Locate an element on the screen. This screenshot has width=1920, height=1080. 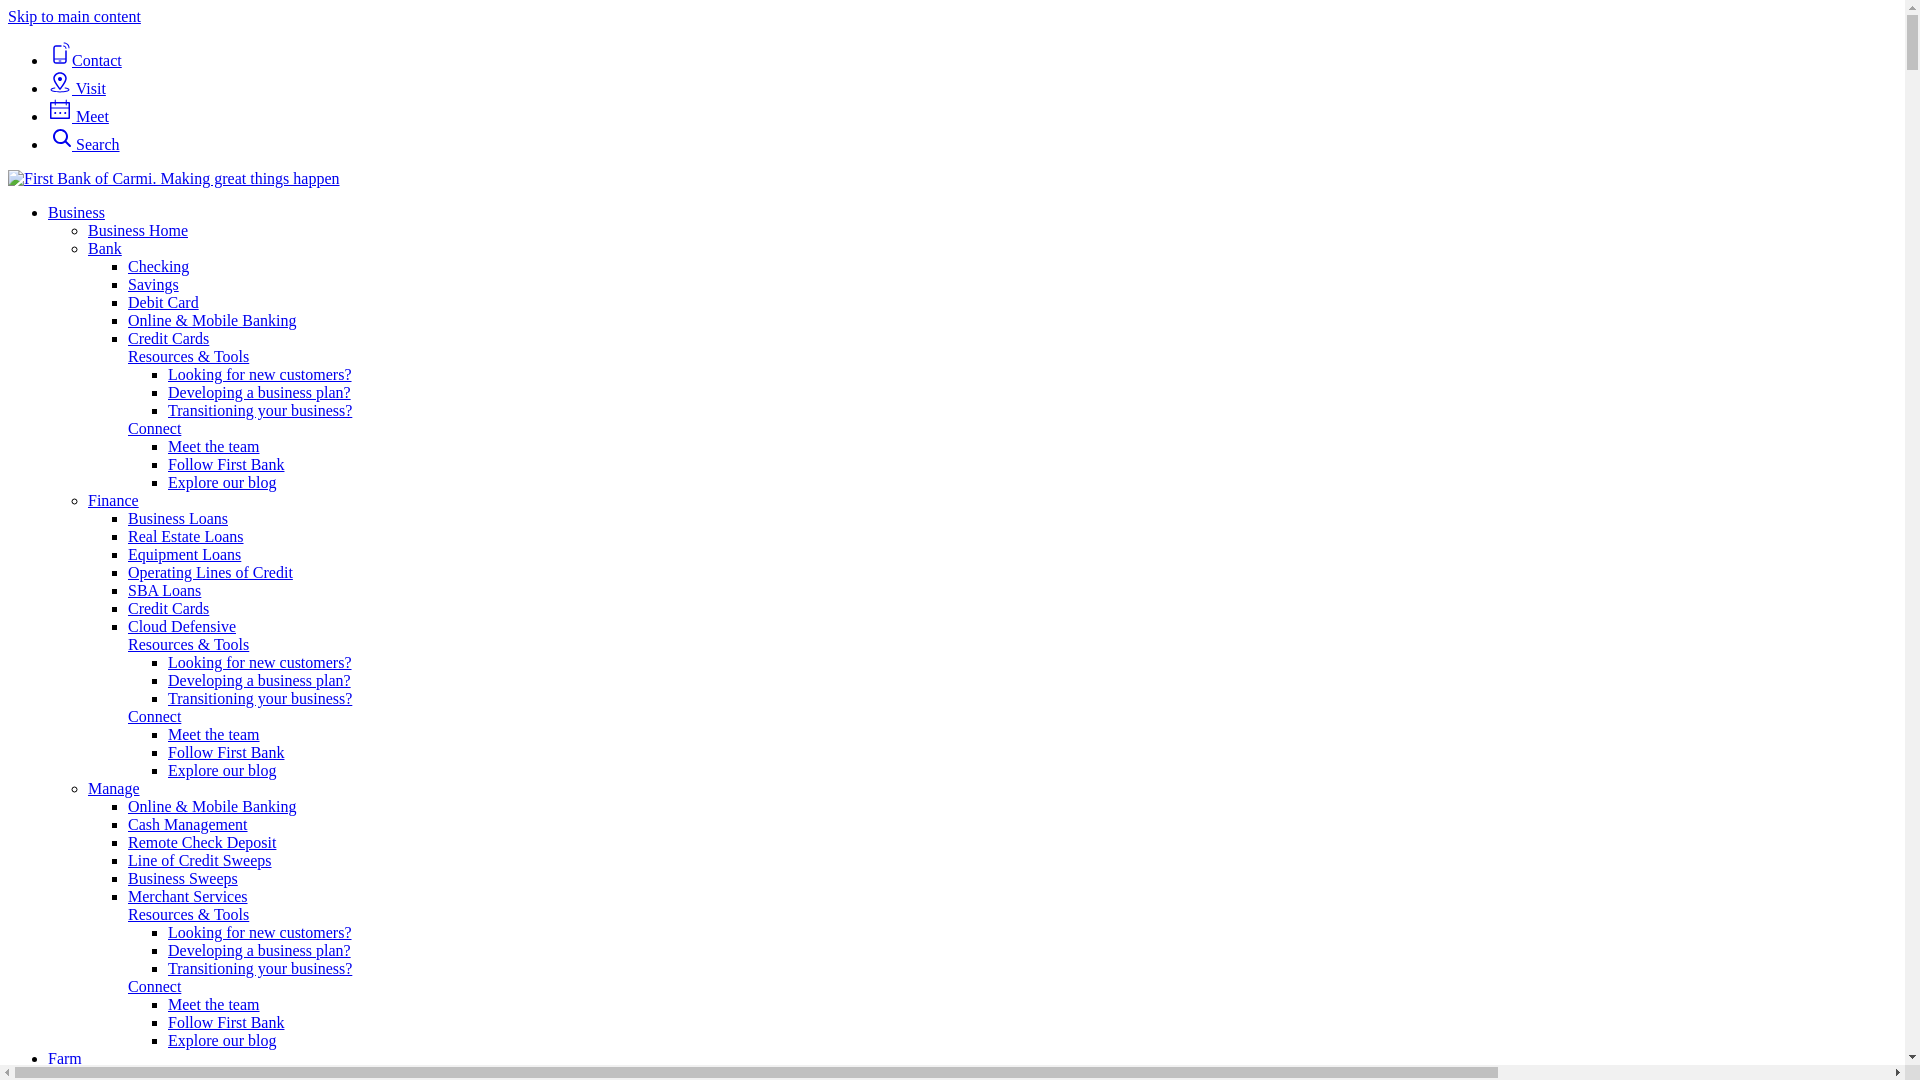
'Looking for new customers?' is located at coordinates (258, 932).